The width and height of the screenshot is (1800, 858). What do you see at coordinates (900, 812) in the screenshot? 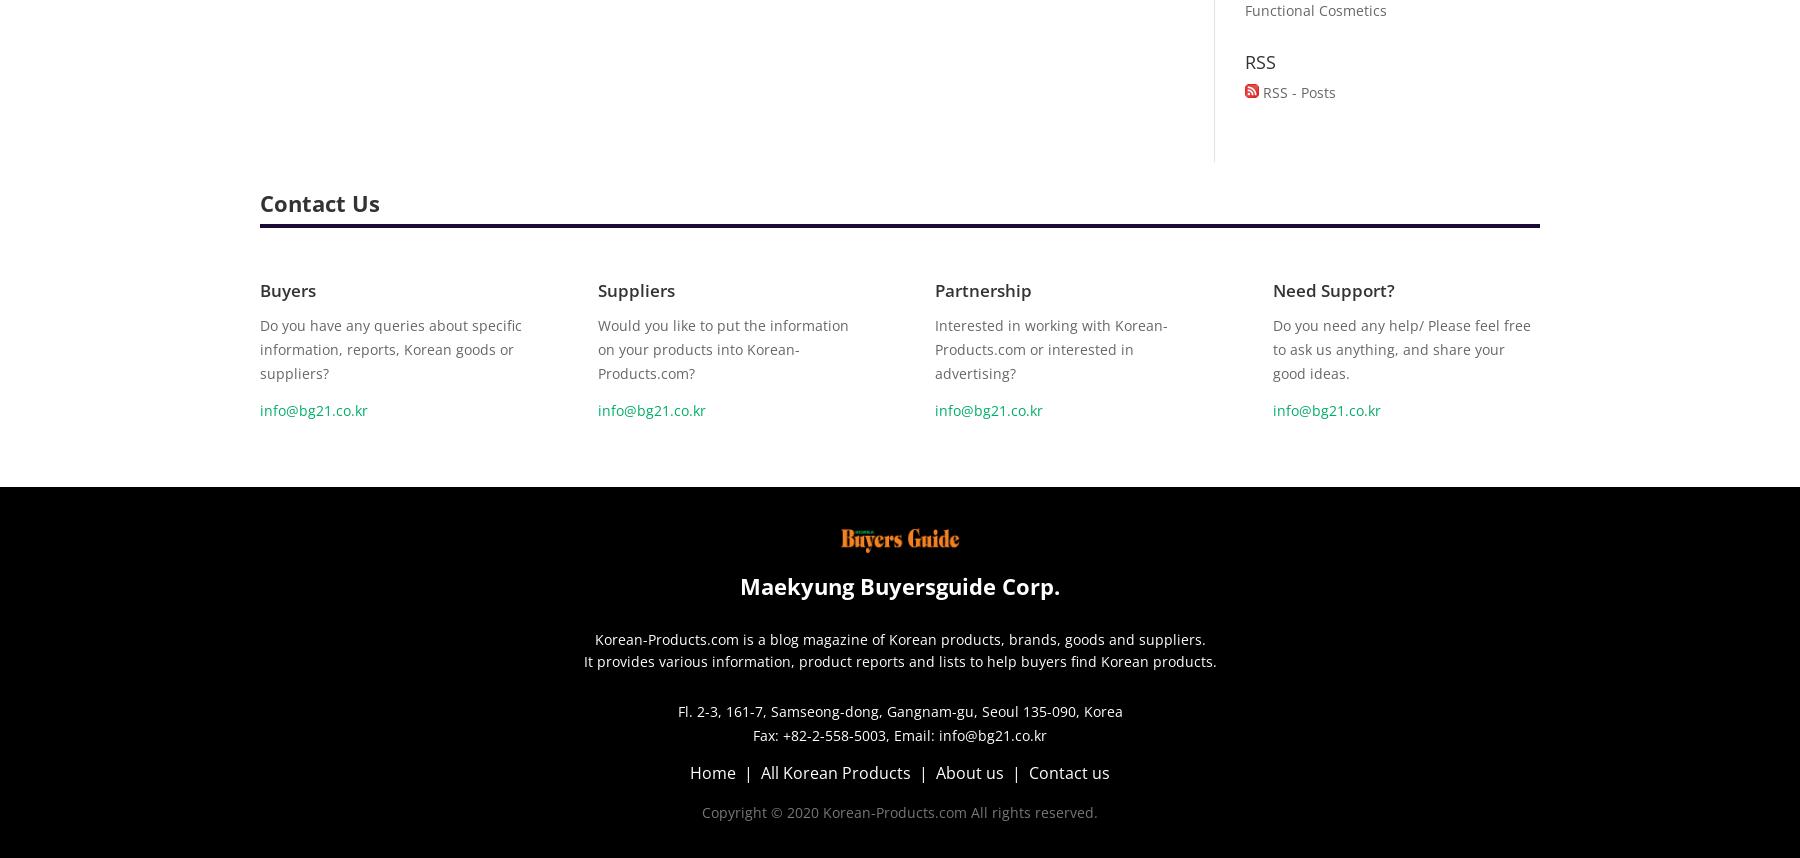
I see `'Copyright © 2020 Korean-Products.com All rights reserved.'` at bounding box center [900, 812].